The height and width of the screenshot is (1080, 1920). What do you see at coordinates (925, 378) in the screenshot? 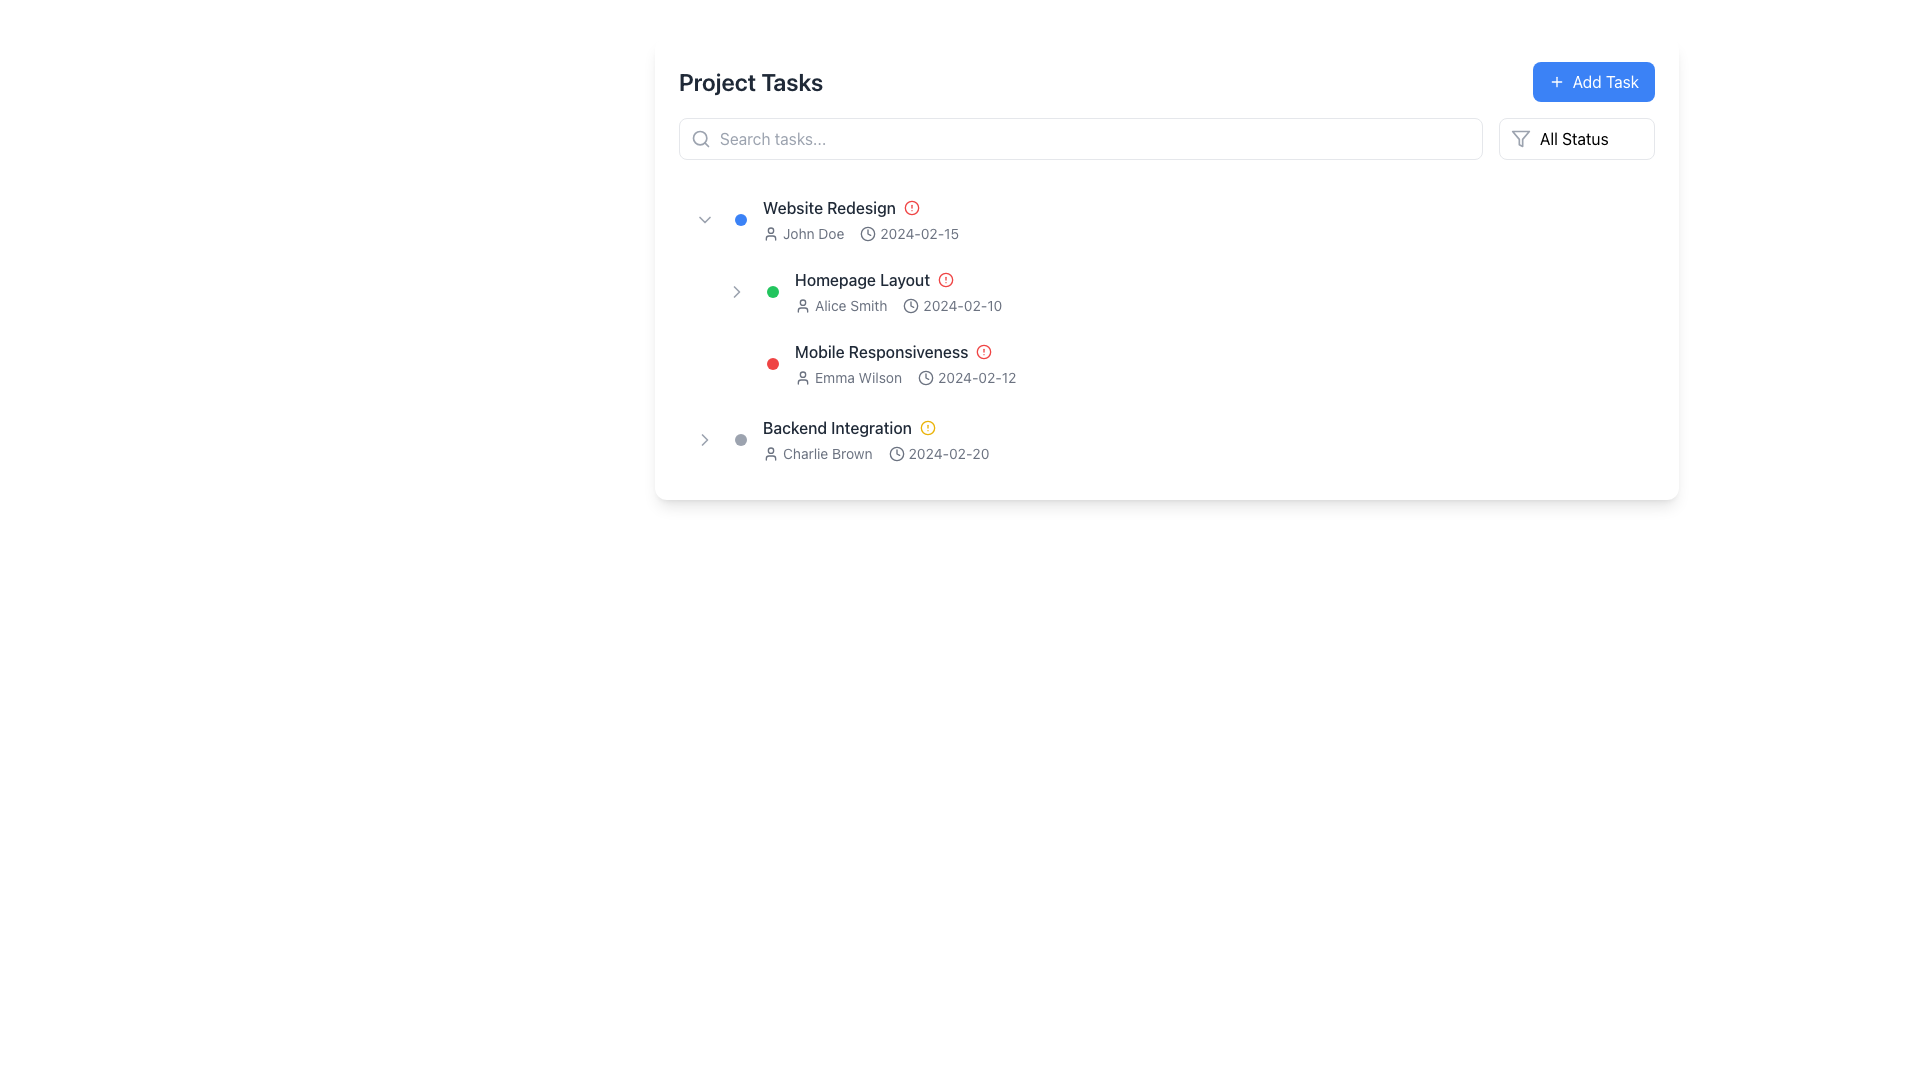
I see `the clock icon located to the left of the date '2024-02-12' in the 'Mobile Responsiveness' row, which indicates the relevance of the associated date or time` at bounding box center [925, 378].